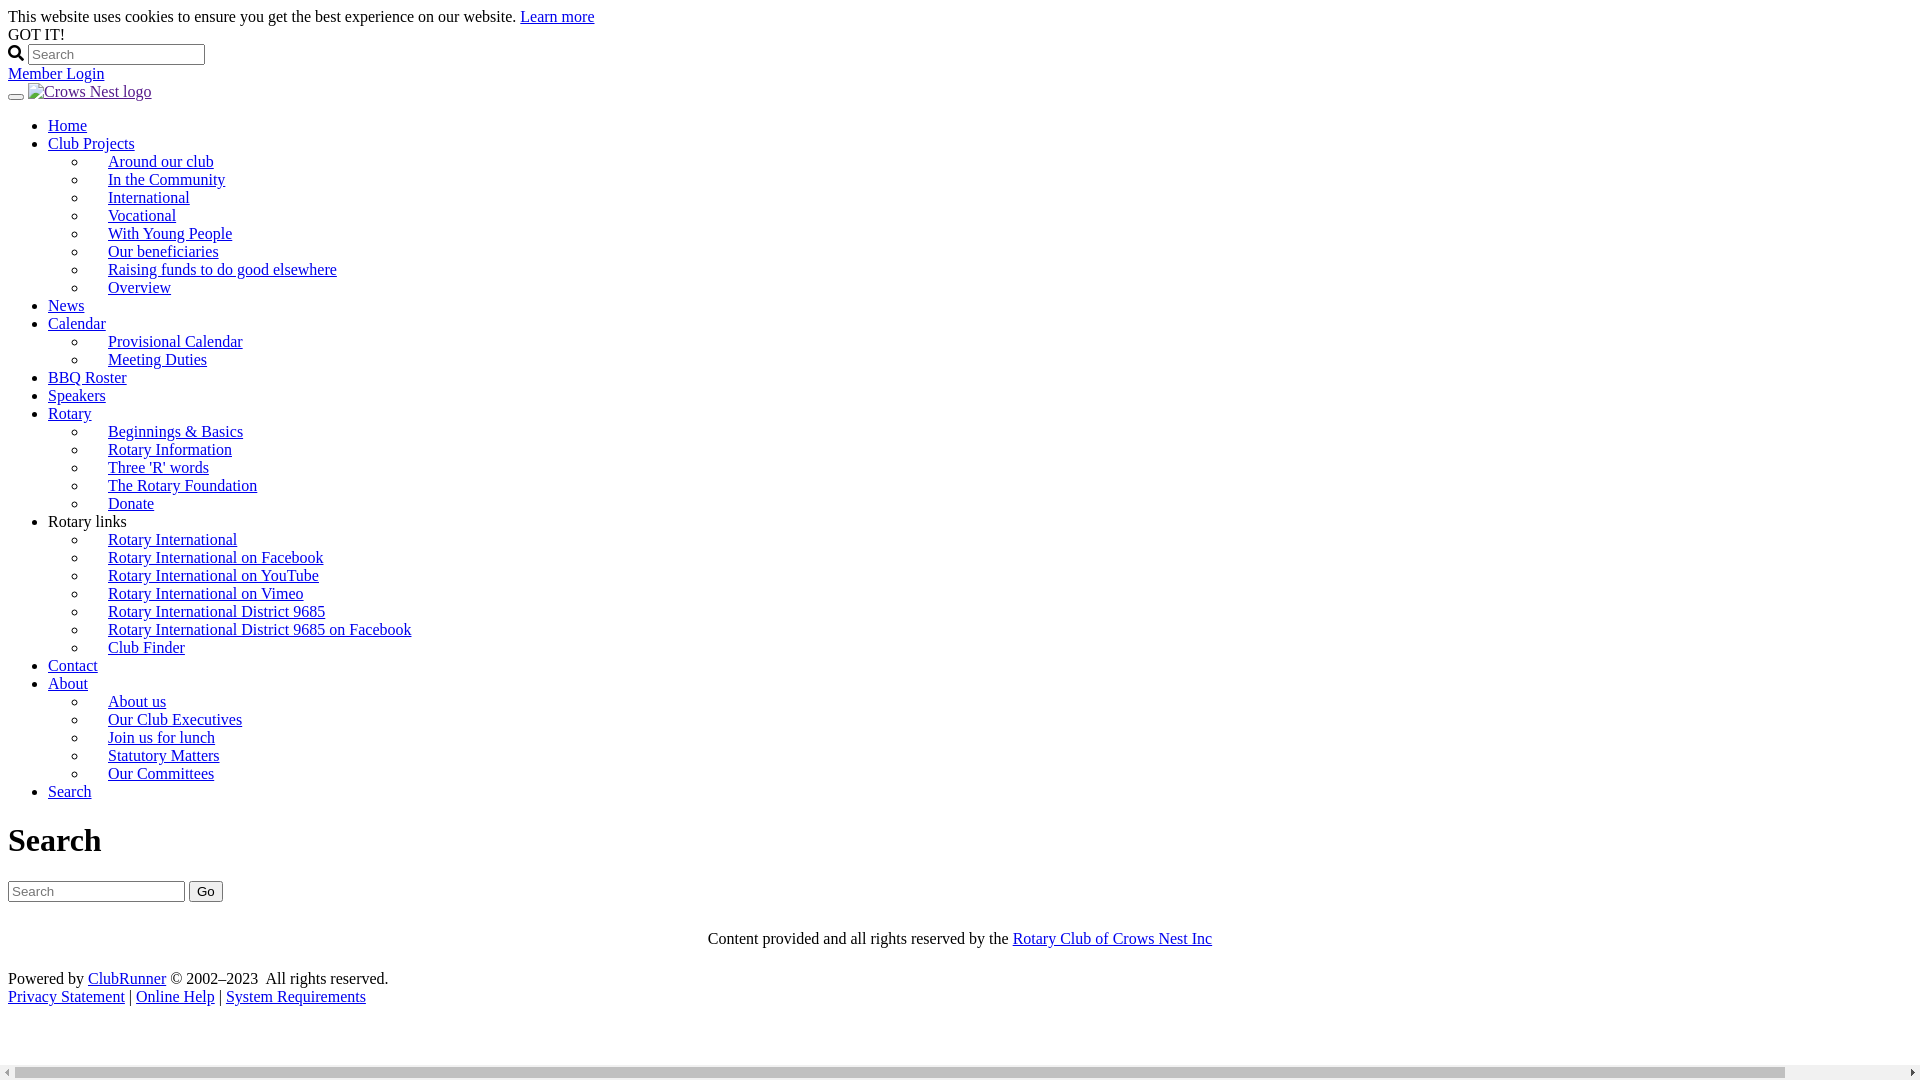  I want to click on 'Club Projects', so click(90, 142).